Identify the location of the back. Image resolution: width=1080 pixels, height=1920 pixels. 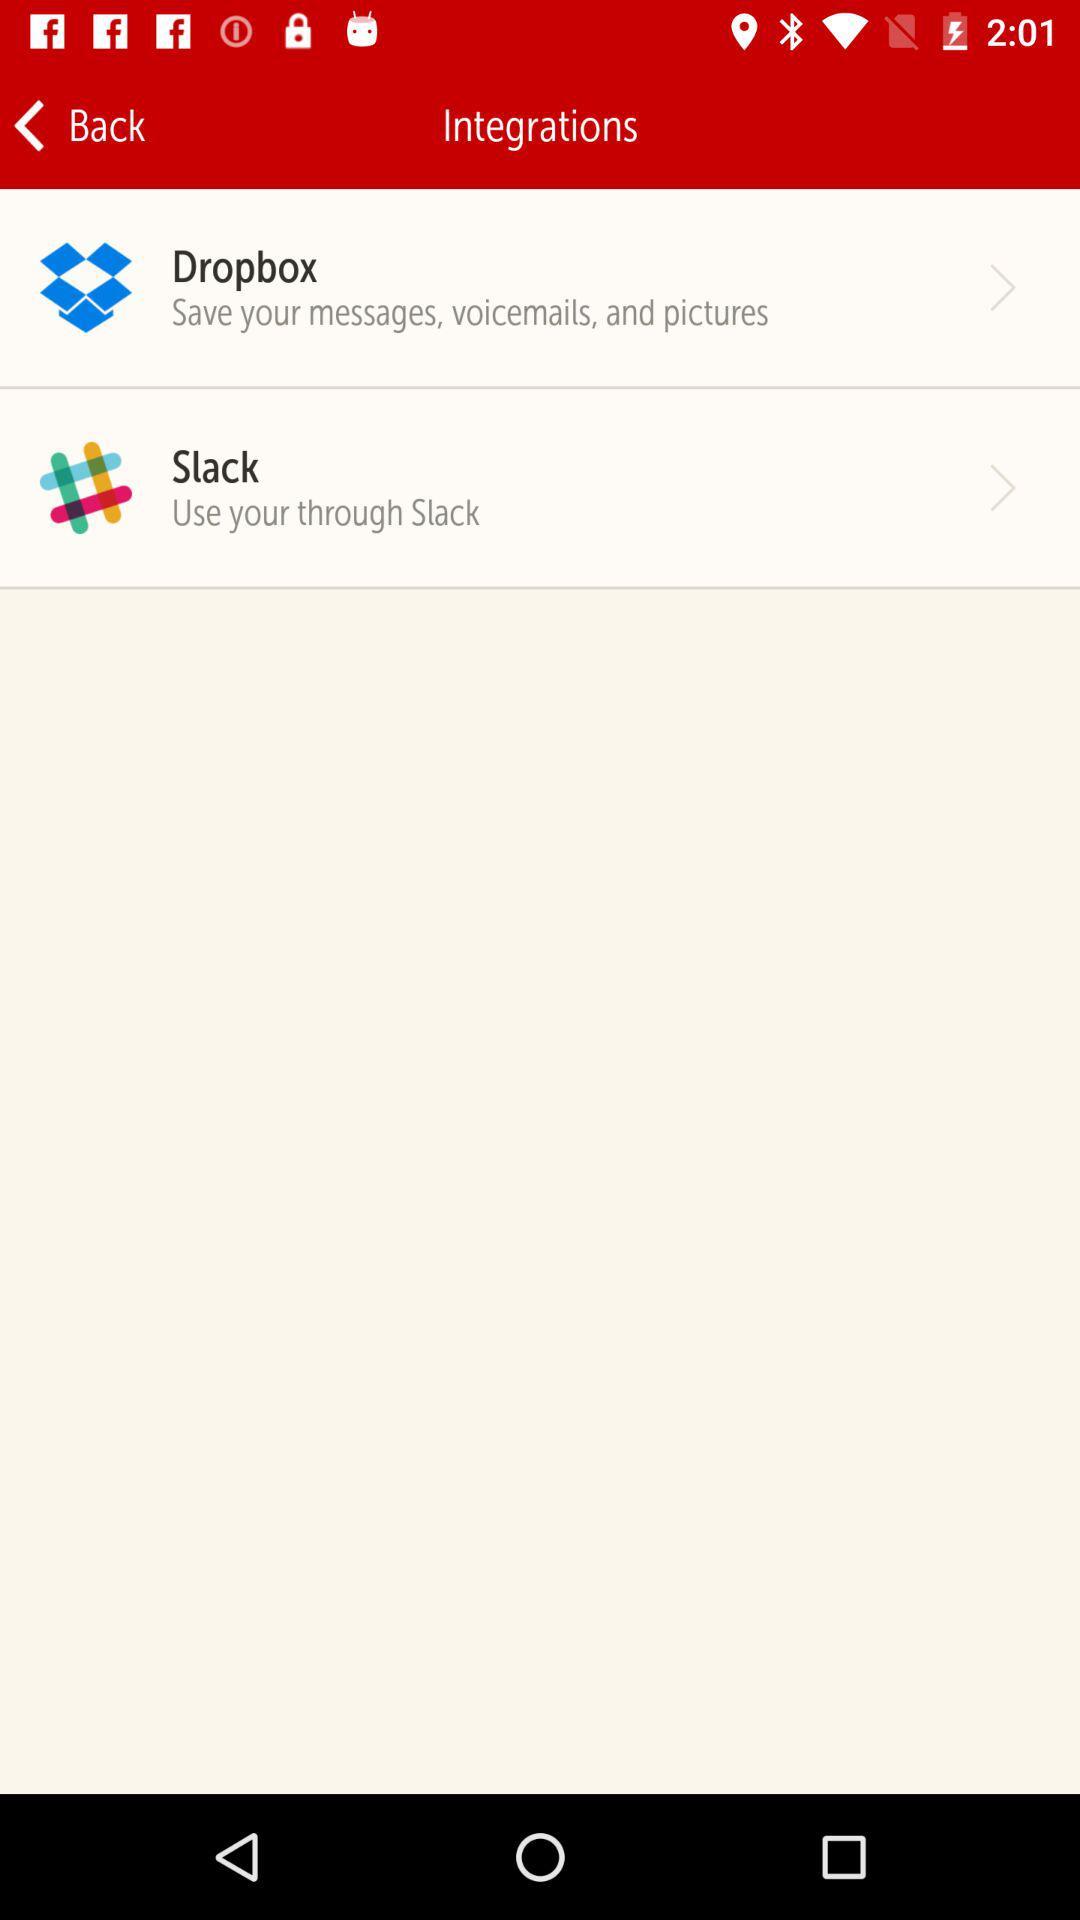
(77, 124).